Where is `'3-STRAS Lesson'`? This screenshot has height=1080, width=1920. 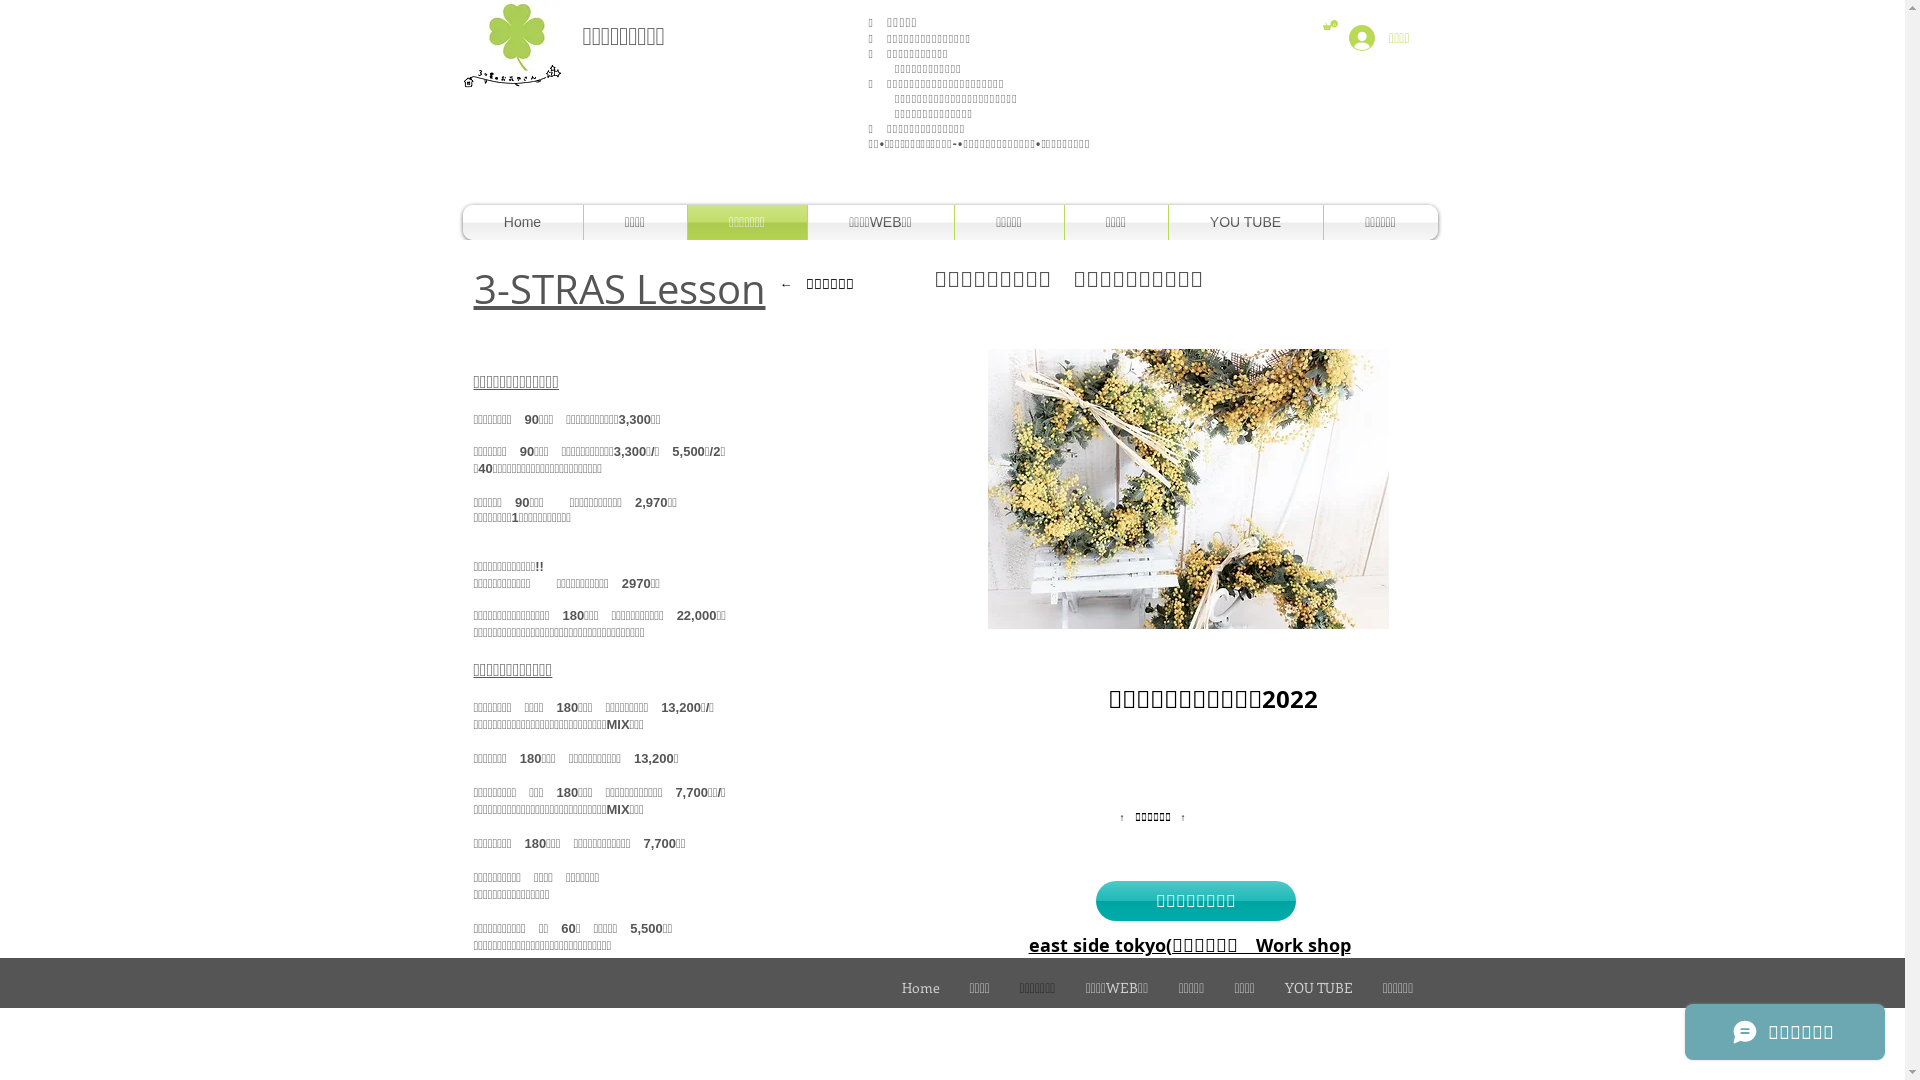 '3-STRAS Lesson' is located at coordinates (618, 289).